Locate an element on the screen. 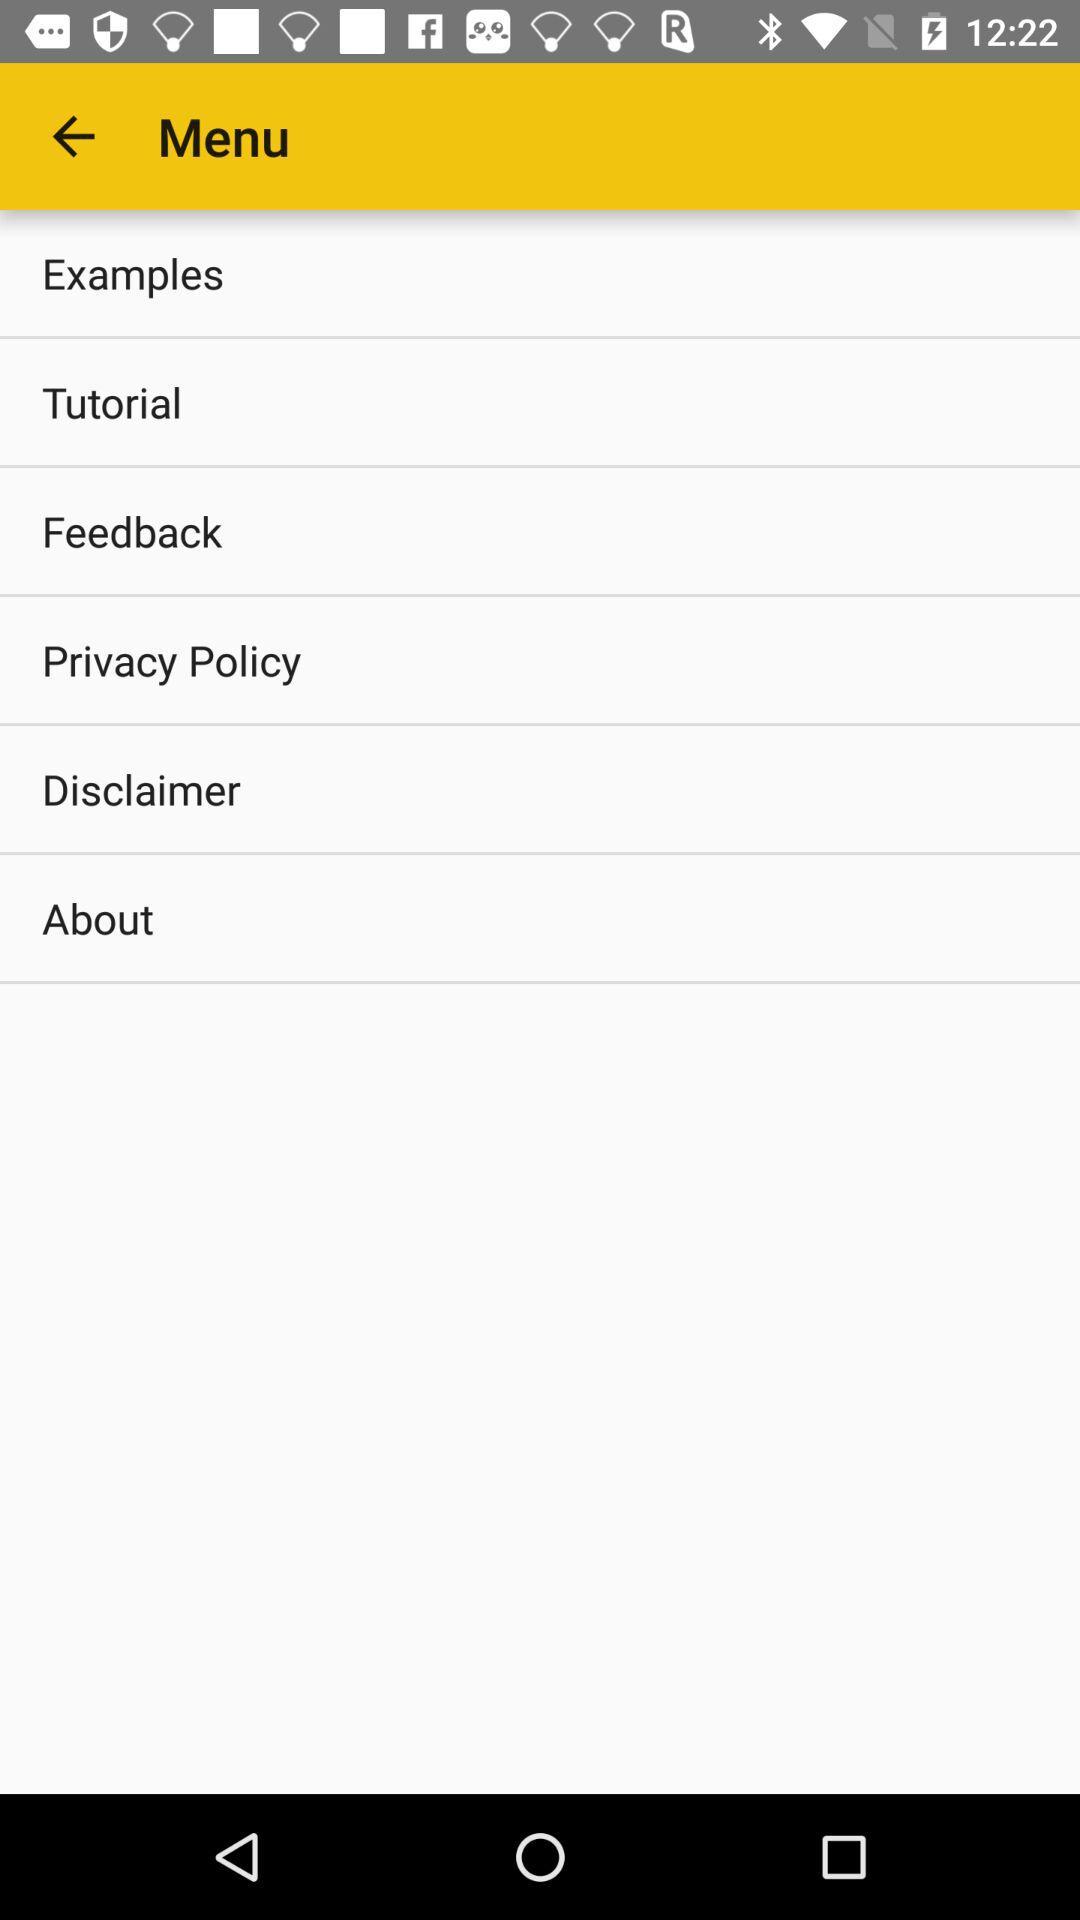 The image size is (1080, 1920). the item below the tutorial icon is located at coordinates (540, 531).